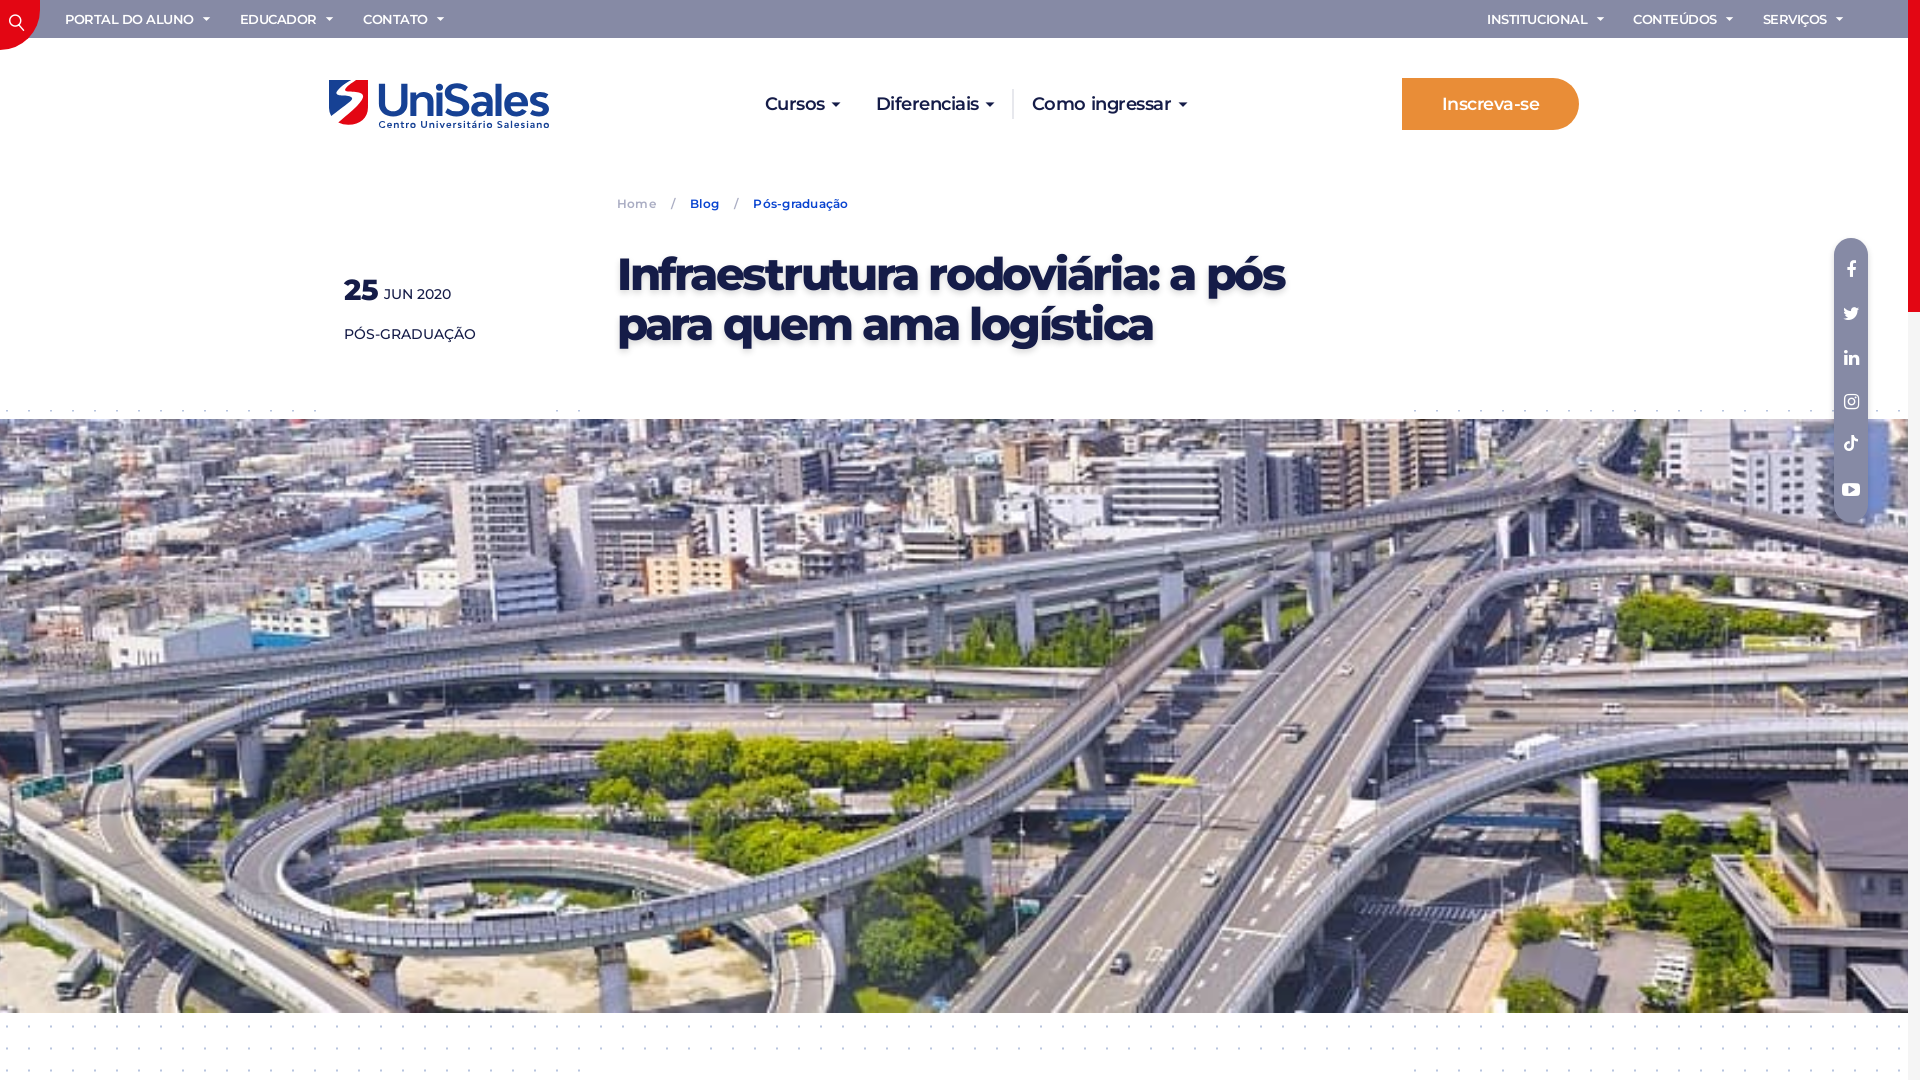 This screenshot has width=1920, height=1080. Describe the element at coordinates (404, 19) in the screenshot. I see `'CONTATO'` at that location.